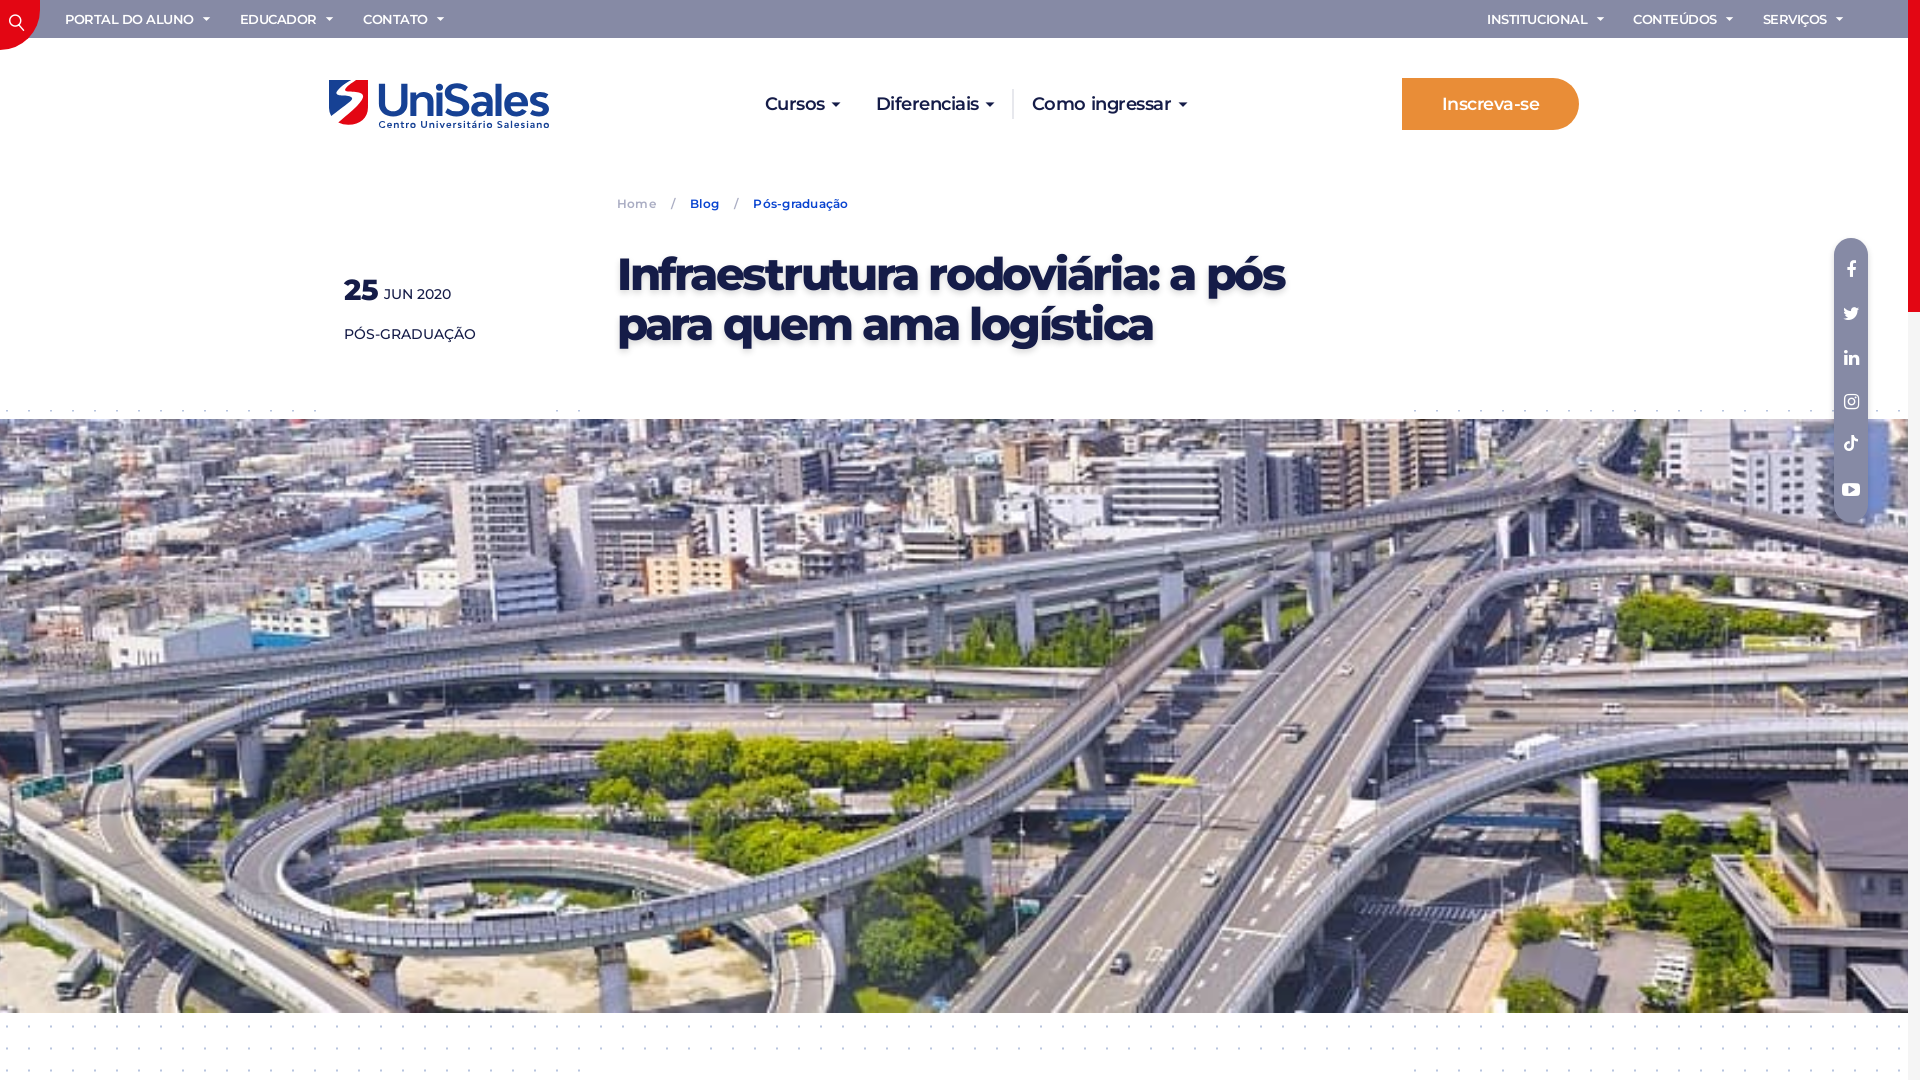 This screenshot has width=1920, height=1080. Describe the element at coordinates (404, 19) in the screenshot. I see `'CONTATO'` at that location.